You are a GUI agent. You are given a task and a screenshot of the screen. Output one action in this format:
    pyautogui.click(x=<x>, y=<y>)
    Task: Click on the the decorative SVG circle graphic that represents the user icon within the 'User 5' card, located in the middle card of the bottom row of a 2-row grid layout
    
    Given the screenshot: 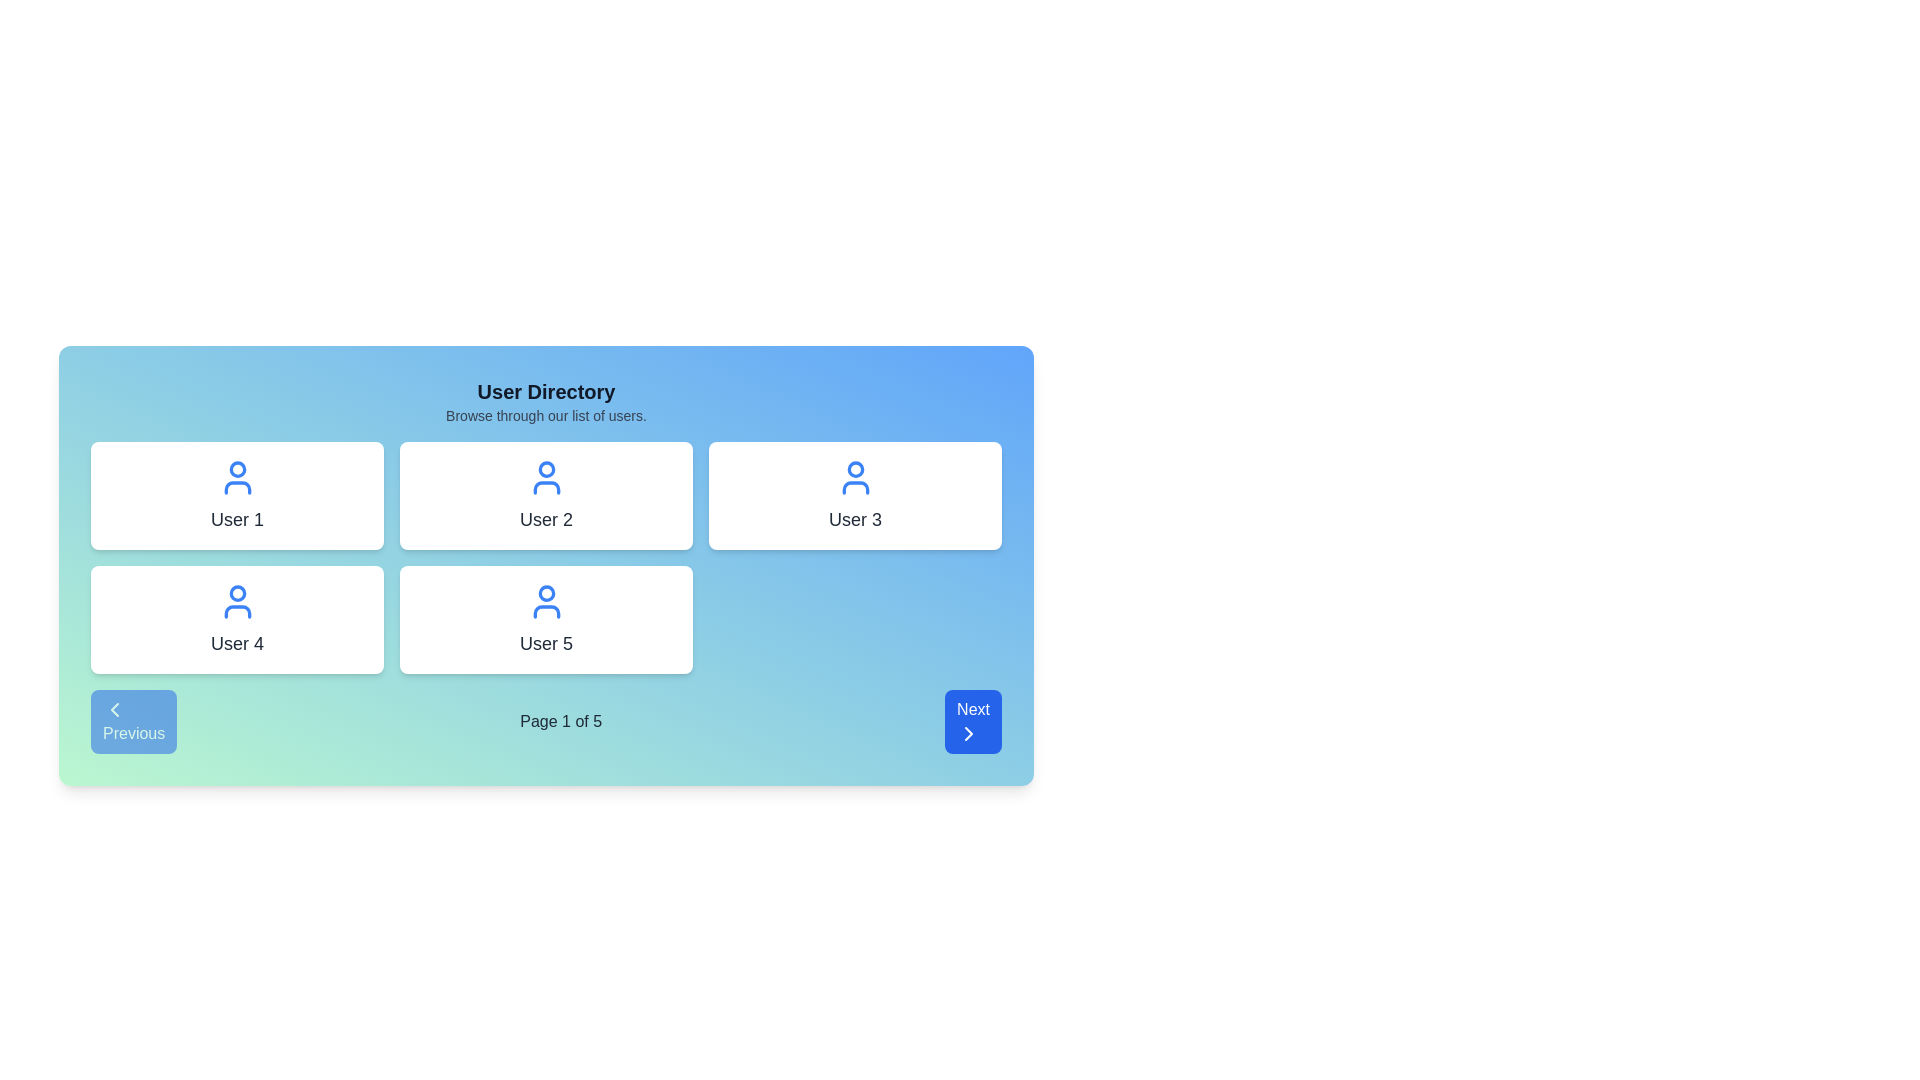 What is the action you would take?
    pyautogui.click(x=546, y=592)
    